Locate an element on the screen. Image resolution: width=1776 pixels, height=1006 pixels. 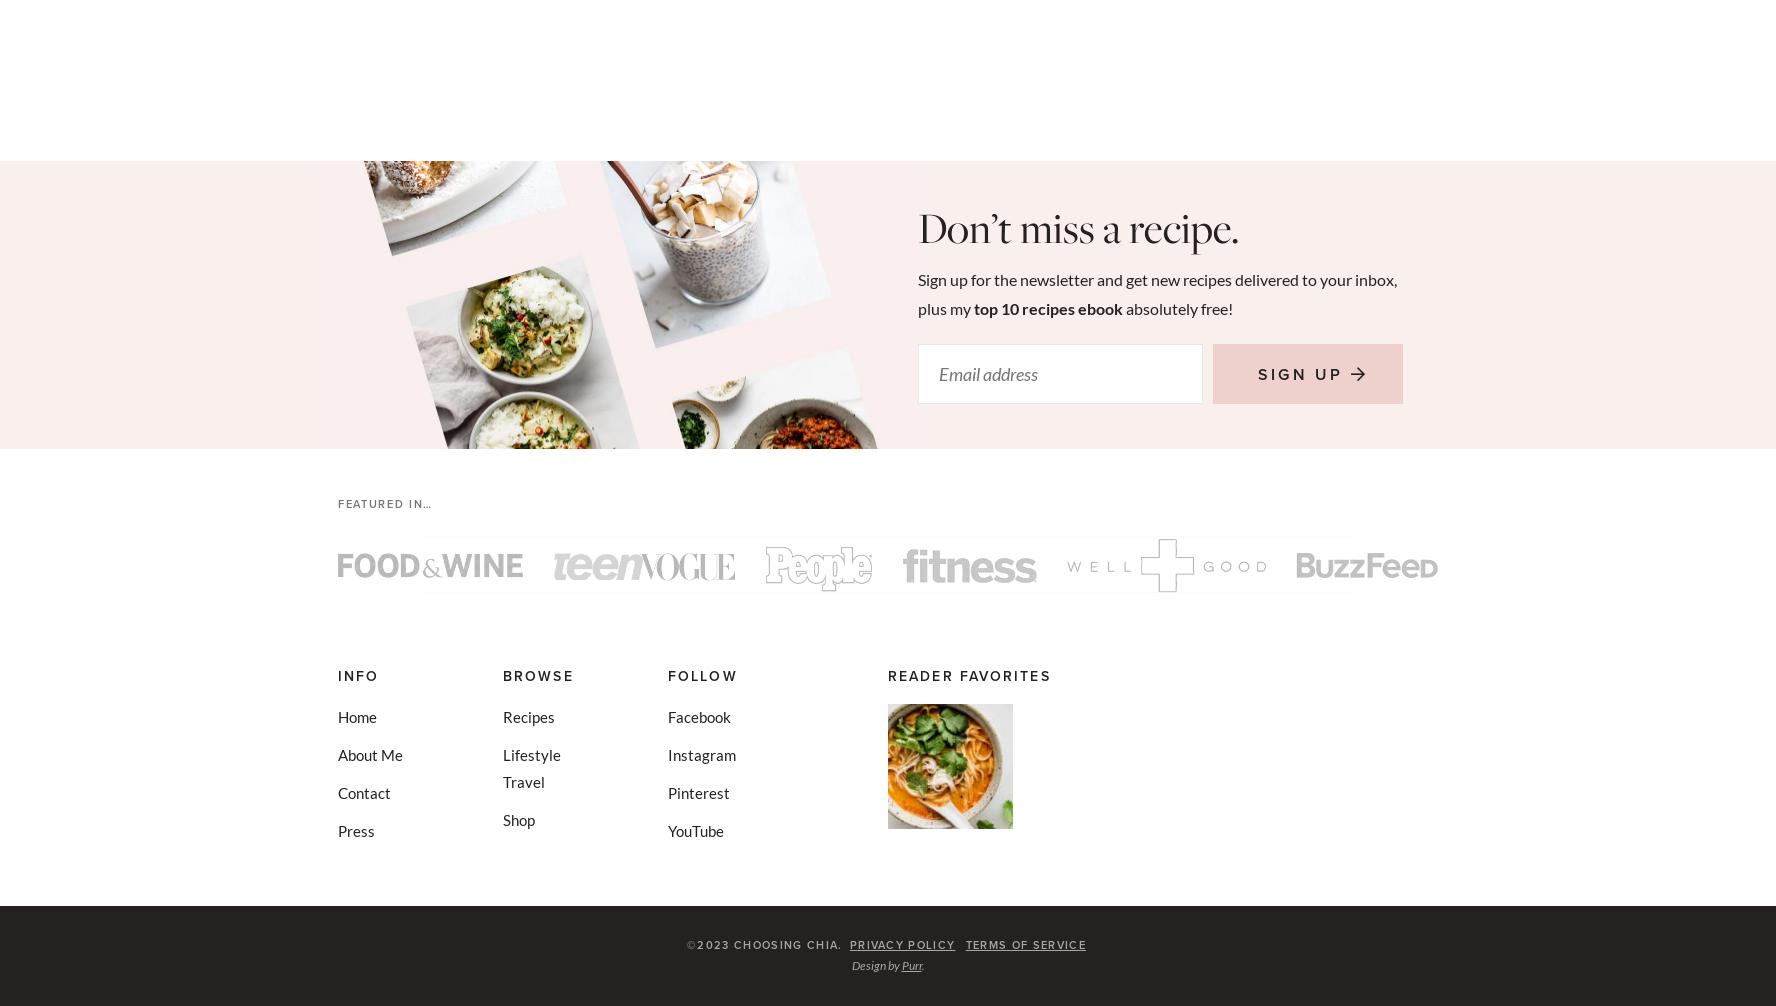
'Privacy Policy' is located at coordinates (901, 943).